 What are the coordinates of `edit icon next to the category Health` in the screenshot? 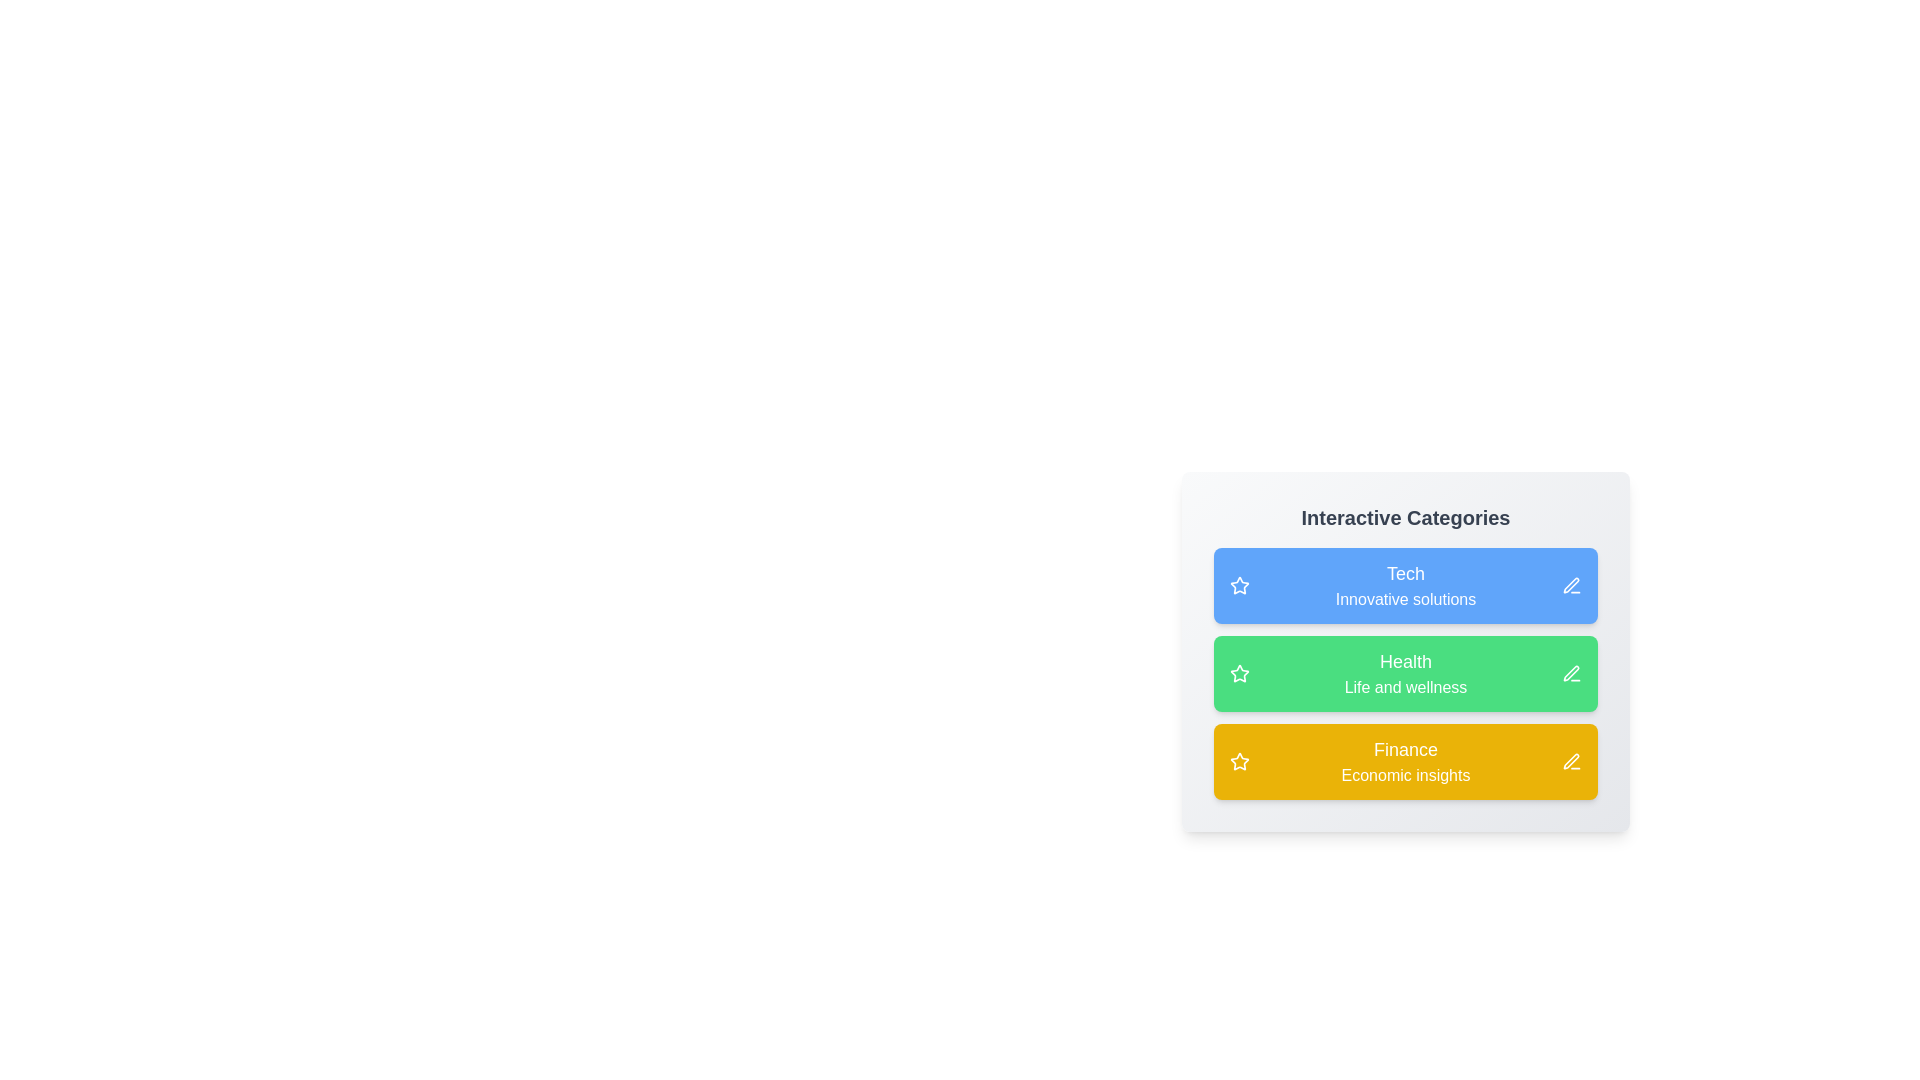 It's located at (1570, 674).